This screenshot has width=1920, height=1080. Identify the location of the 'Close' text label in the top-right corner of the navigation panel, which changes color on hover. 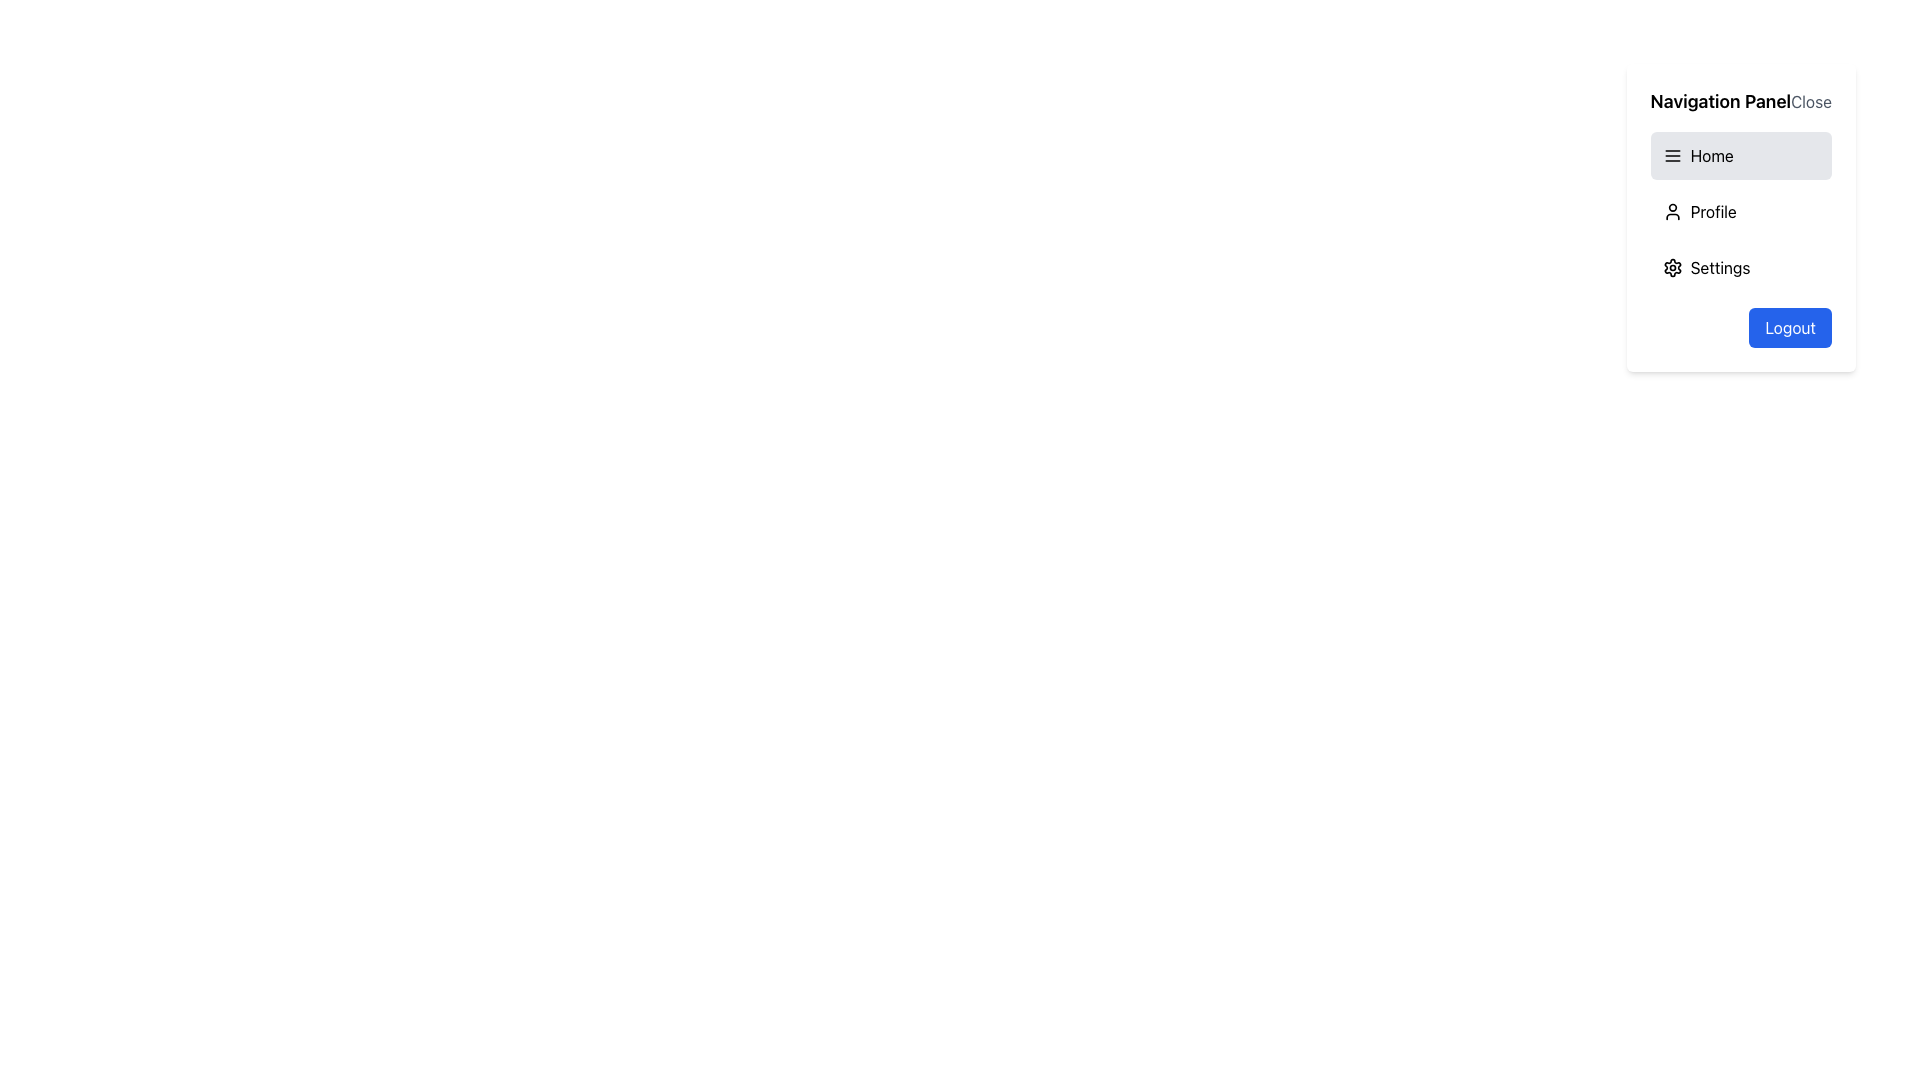
(1811, 101).